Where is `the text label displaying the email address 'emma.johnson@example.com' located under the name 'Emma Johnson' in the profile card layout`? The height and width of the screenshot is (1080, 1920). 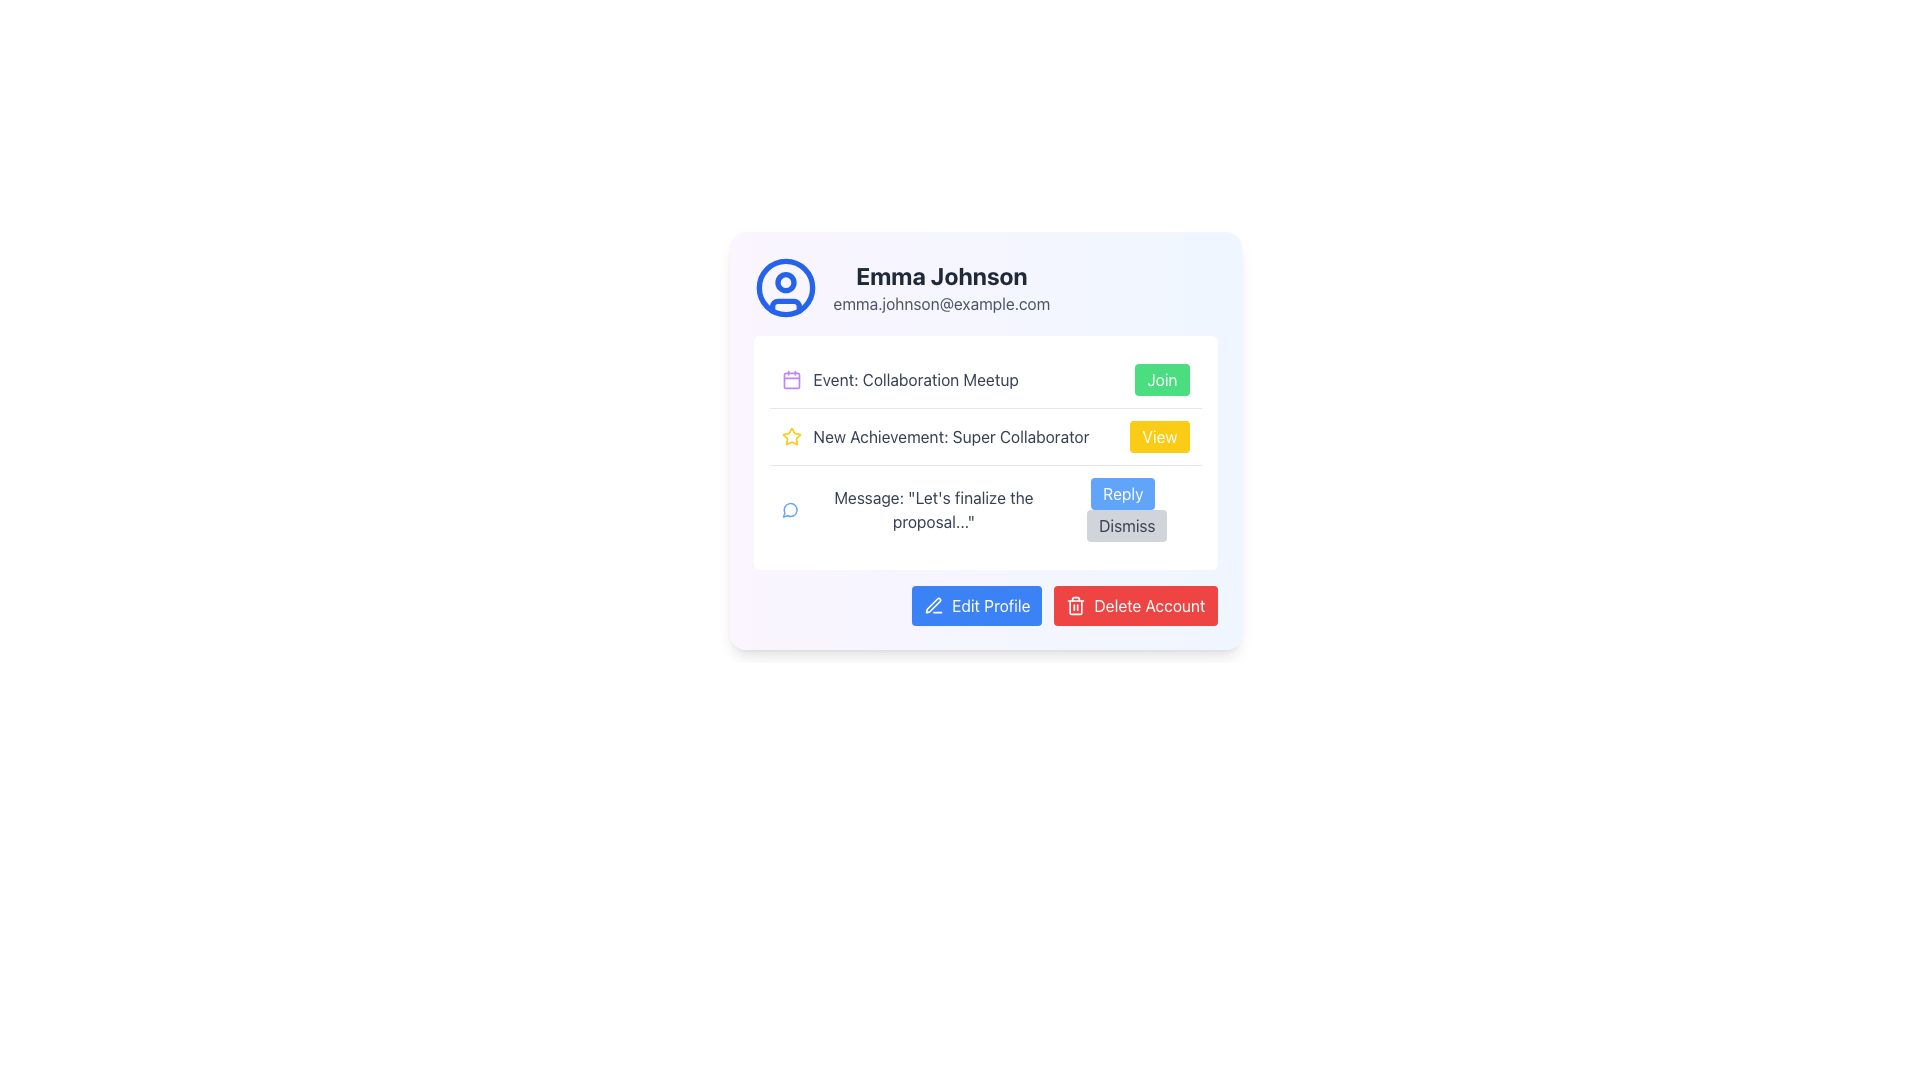
the text label displaying the email address 'emma.johnson@example.com' located under the name 'Emma Johnson' in the profile card layout is located at coordinates (940, 304).